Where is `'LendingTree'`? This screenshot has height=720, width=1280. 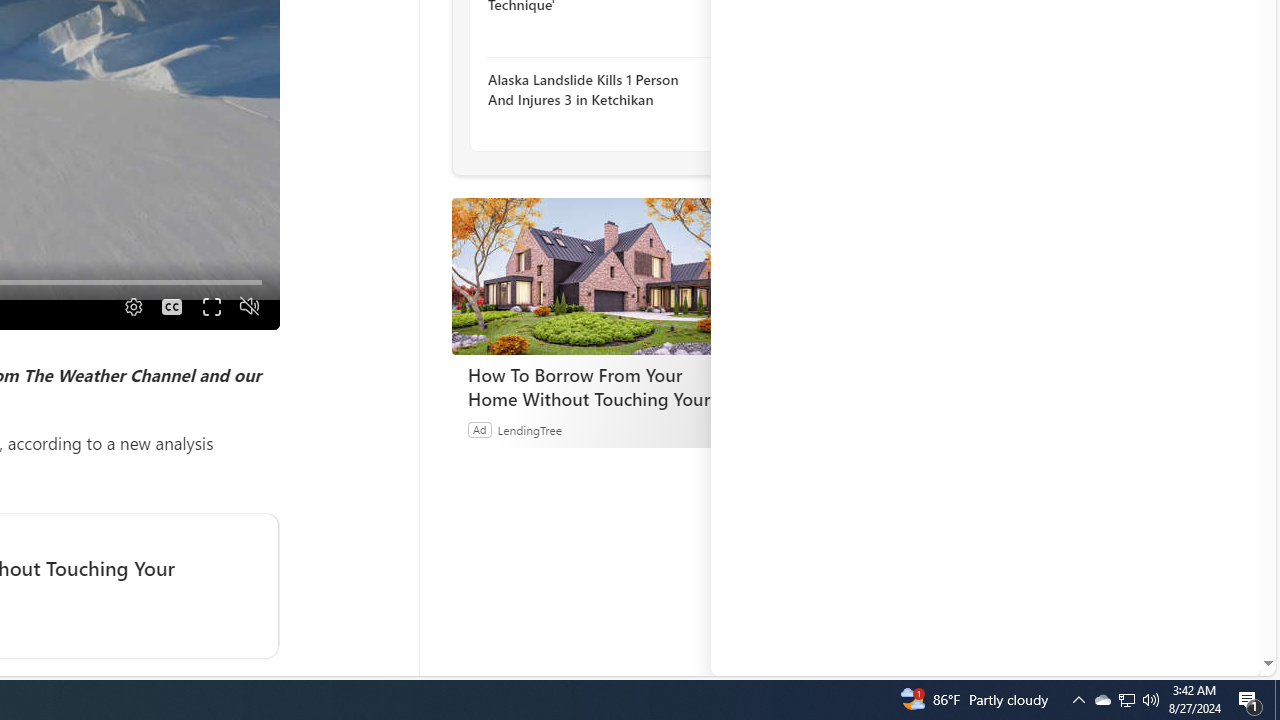
'LendingTree' is located at coordinates (529, 428).